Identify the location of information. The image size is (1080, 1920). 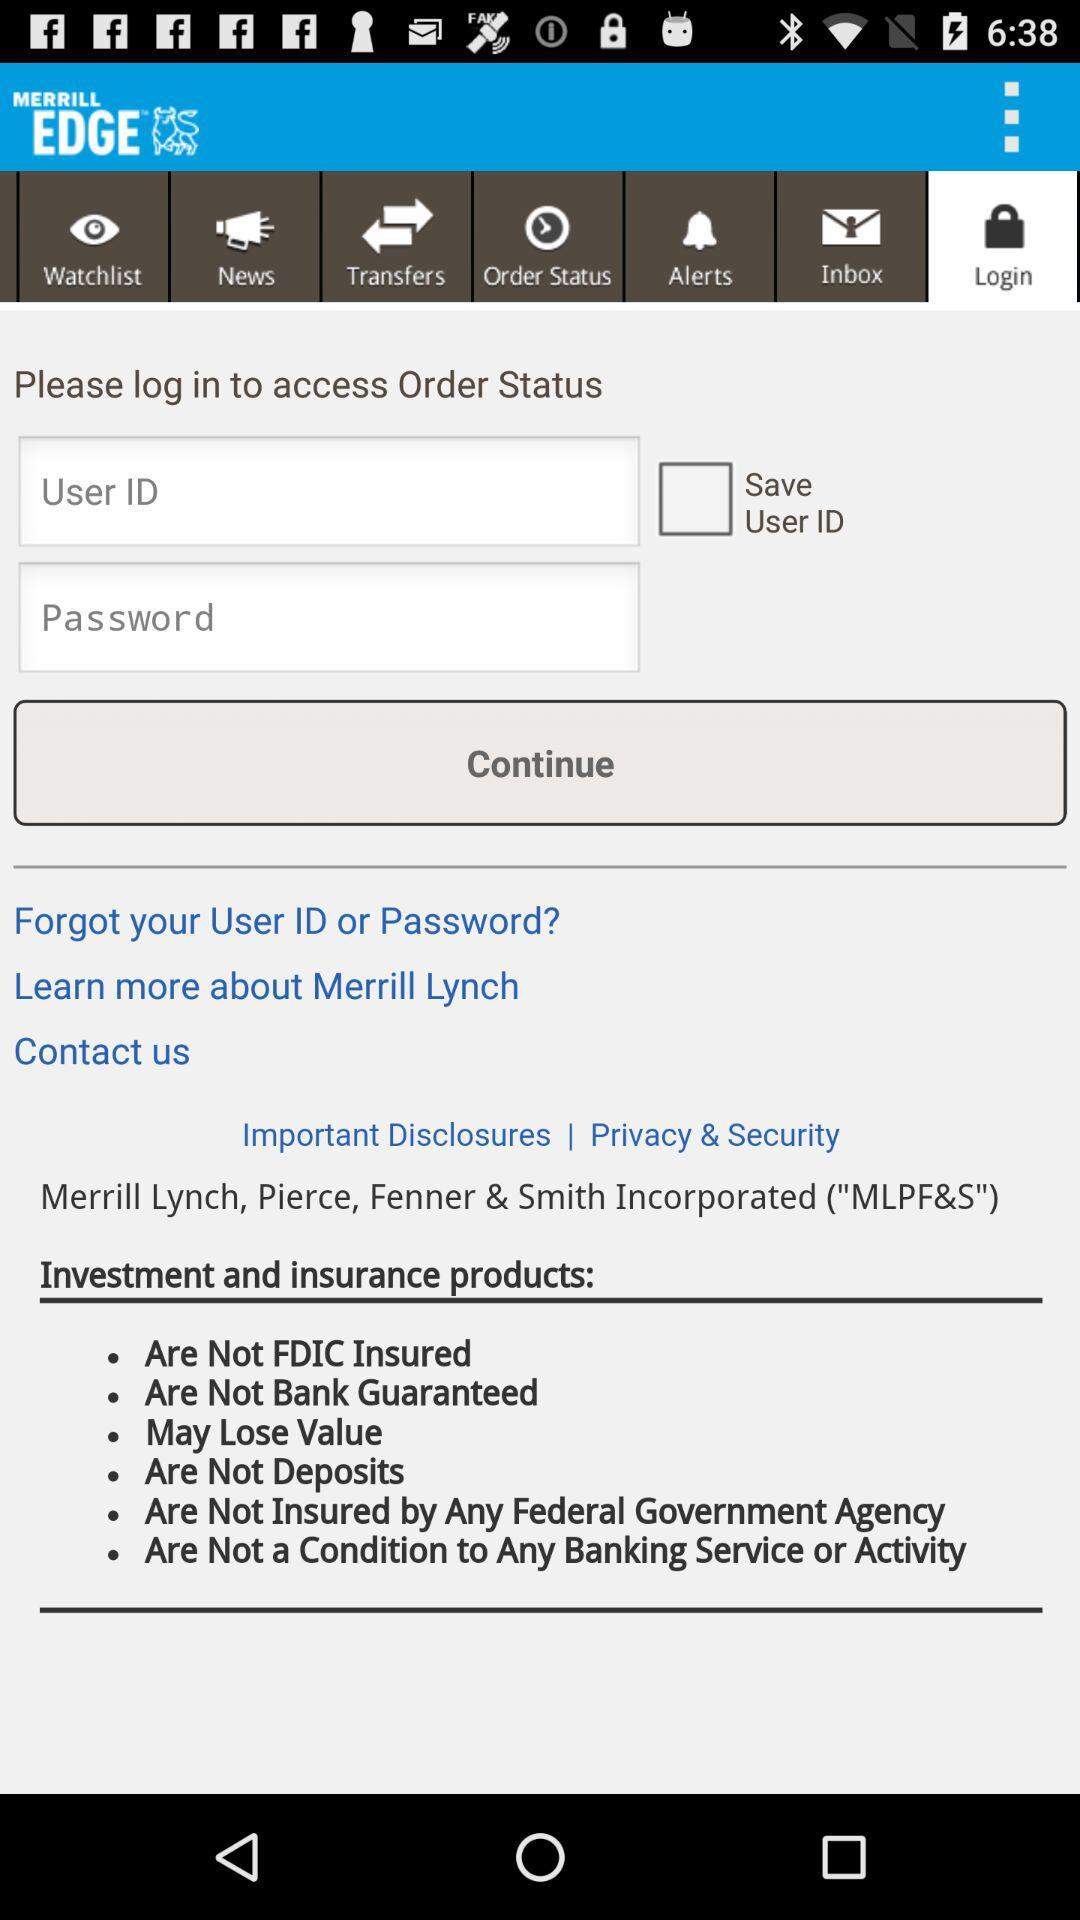
(693, 497).